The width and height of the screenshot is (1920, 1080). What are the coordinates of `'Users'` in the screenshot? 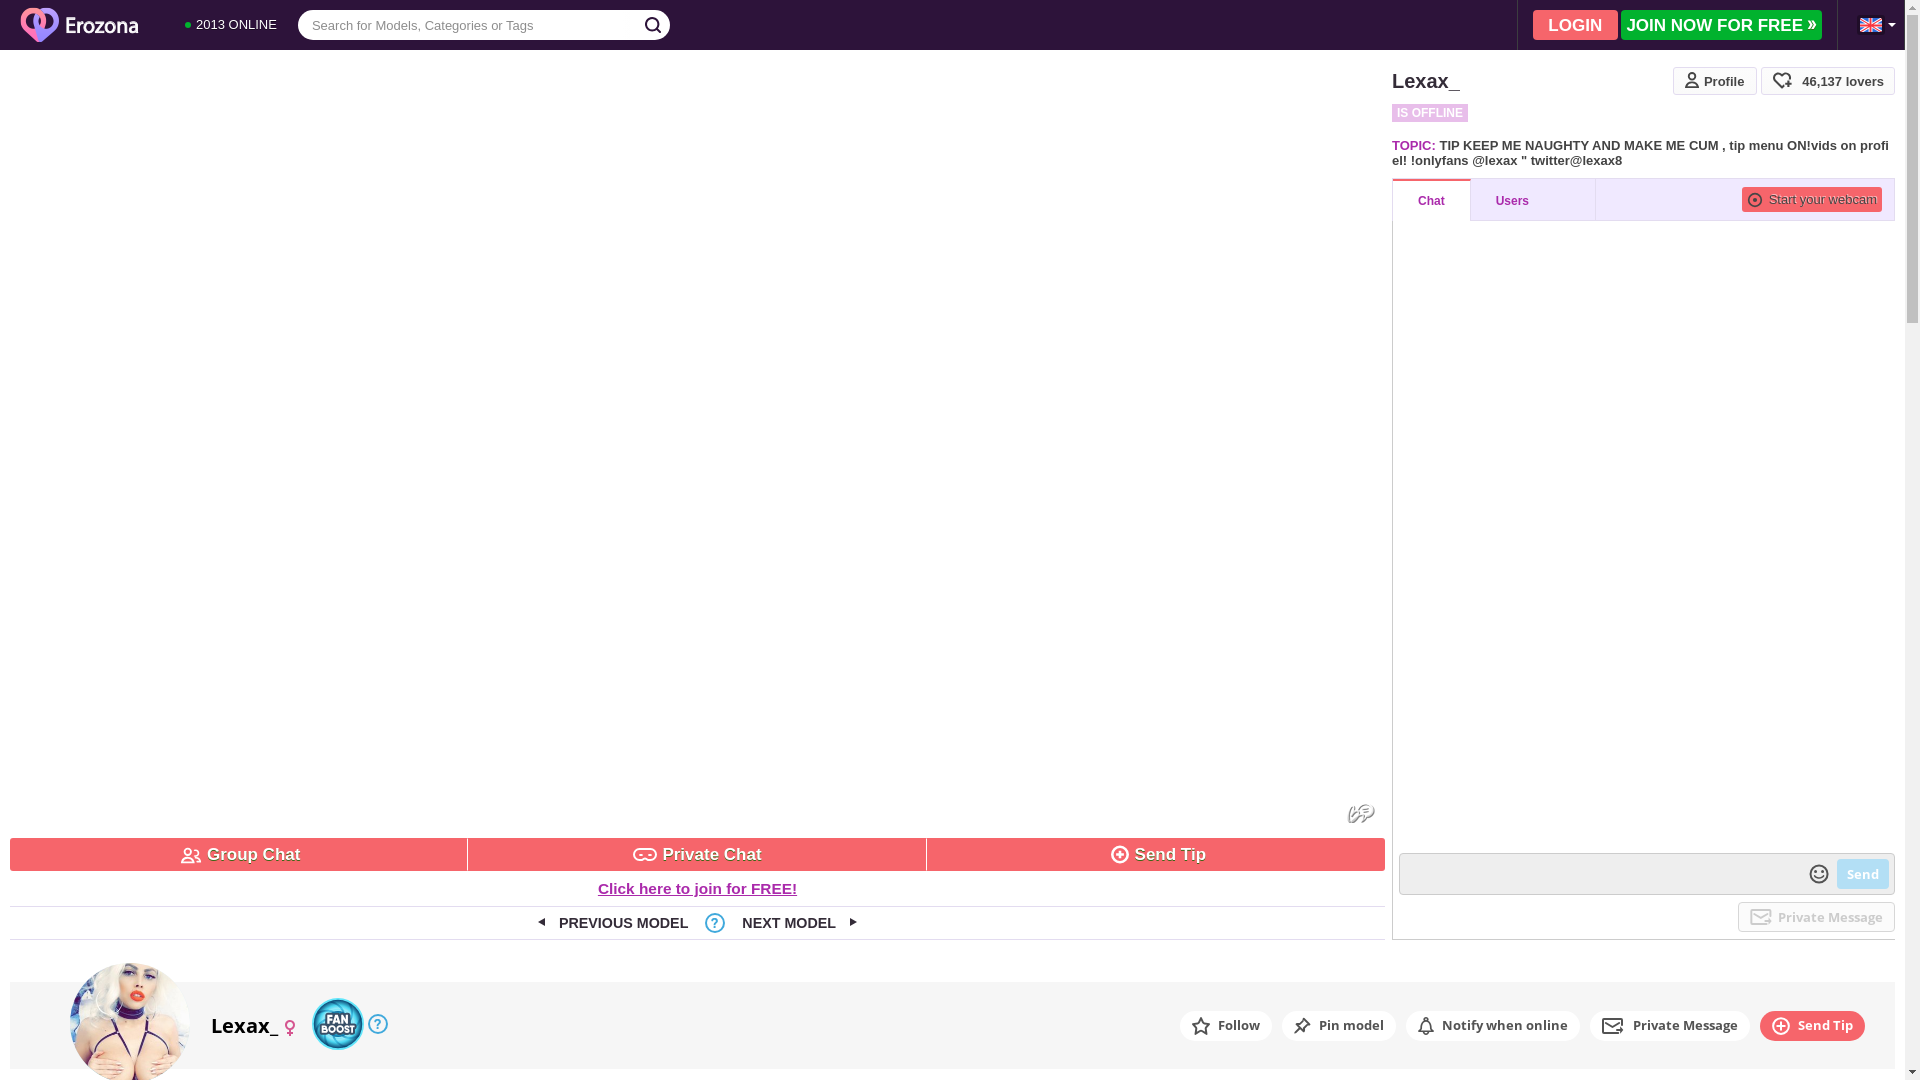 It's located at (1532, 200).